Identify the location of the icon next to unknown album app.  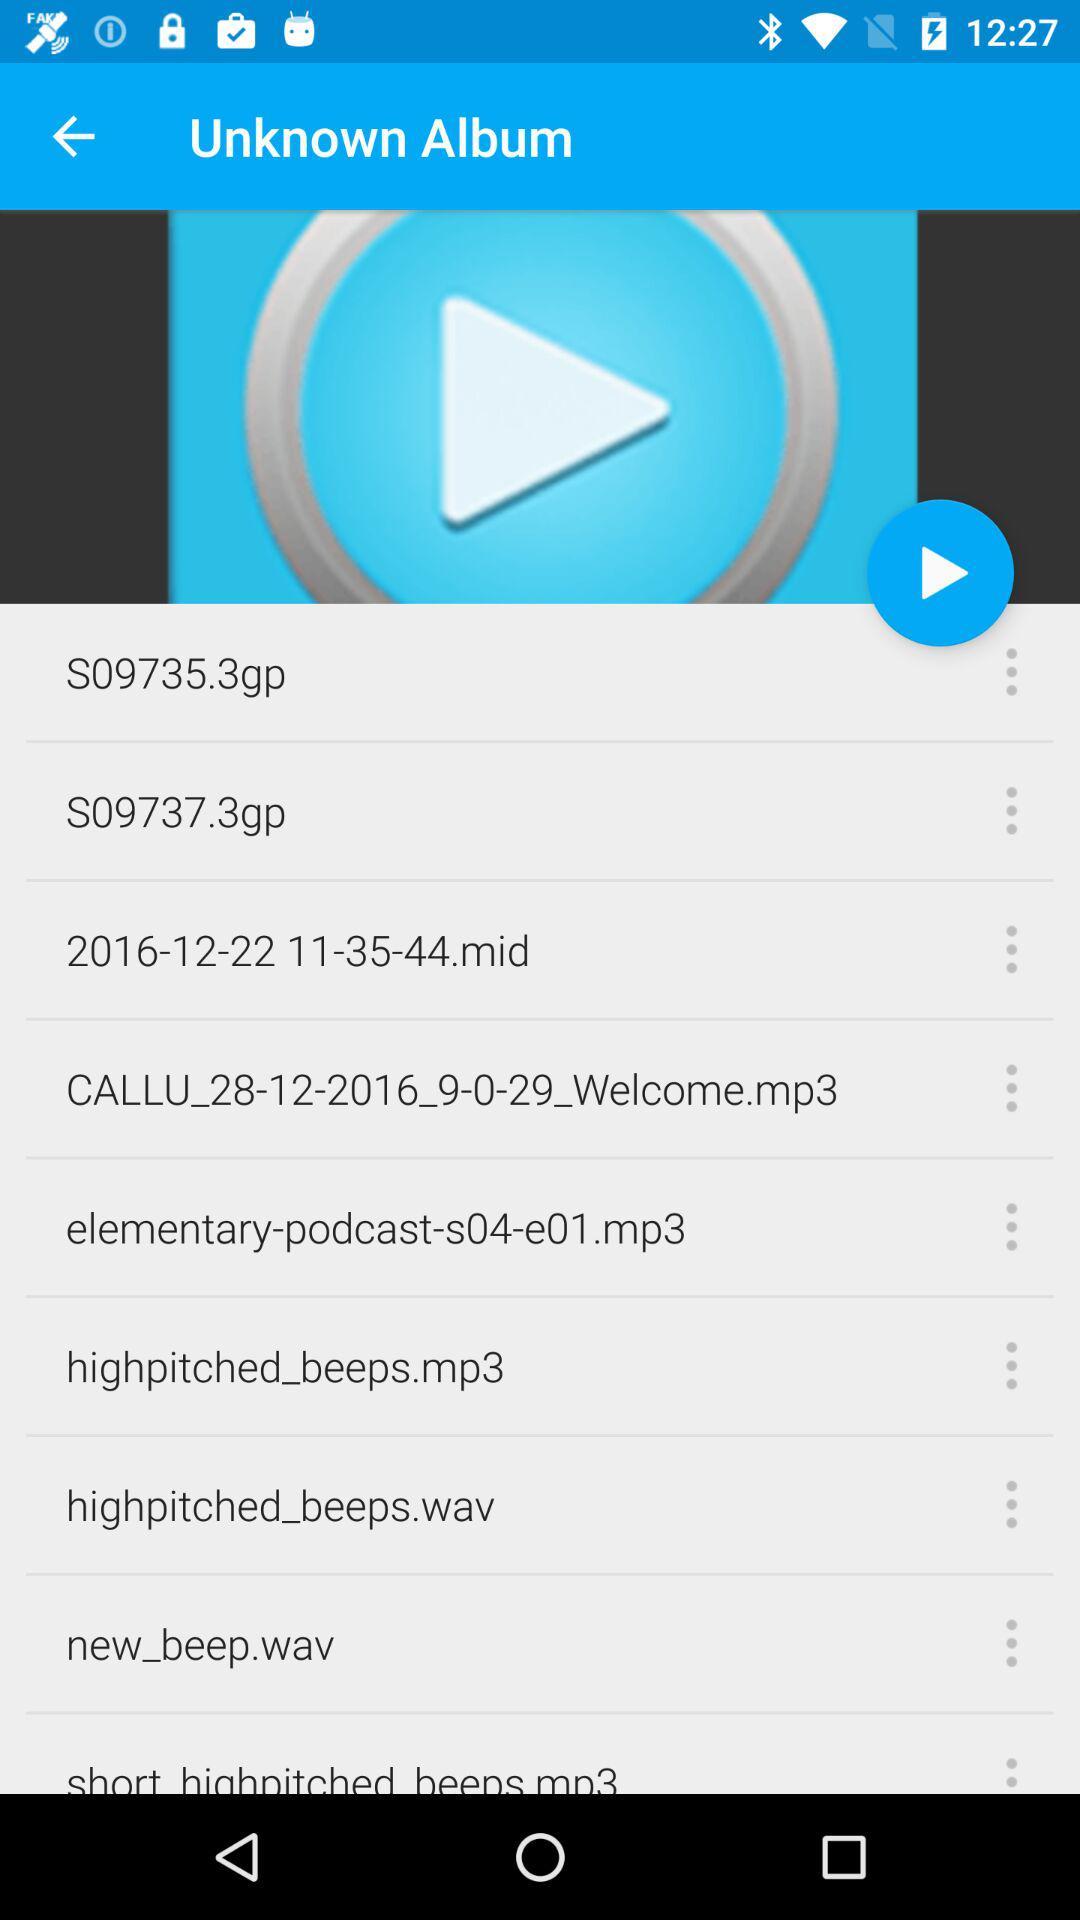
(72, 135).